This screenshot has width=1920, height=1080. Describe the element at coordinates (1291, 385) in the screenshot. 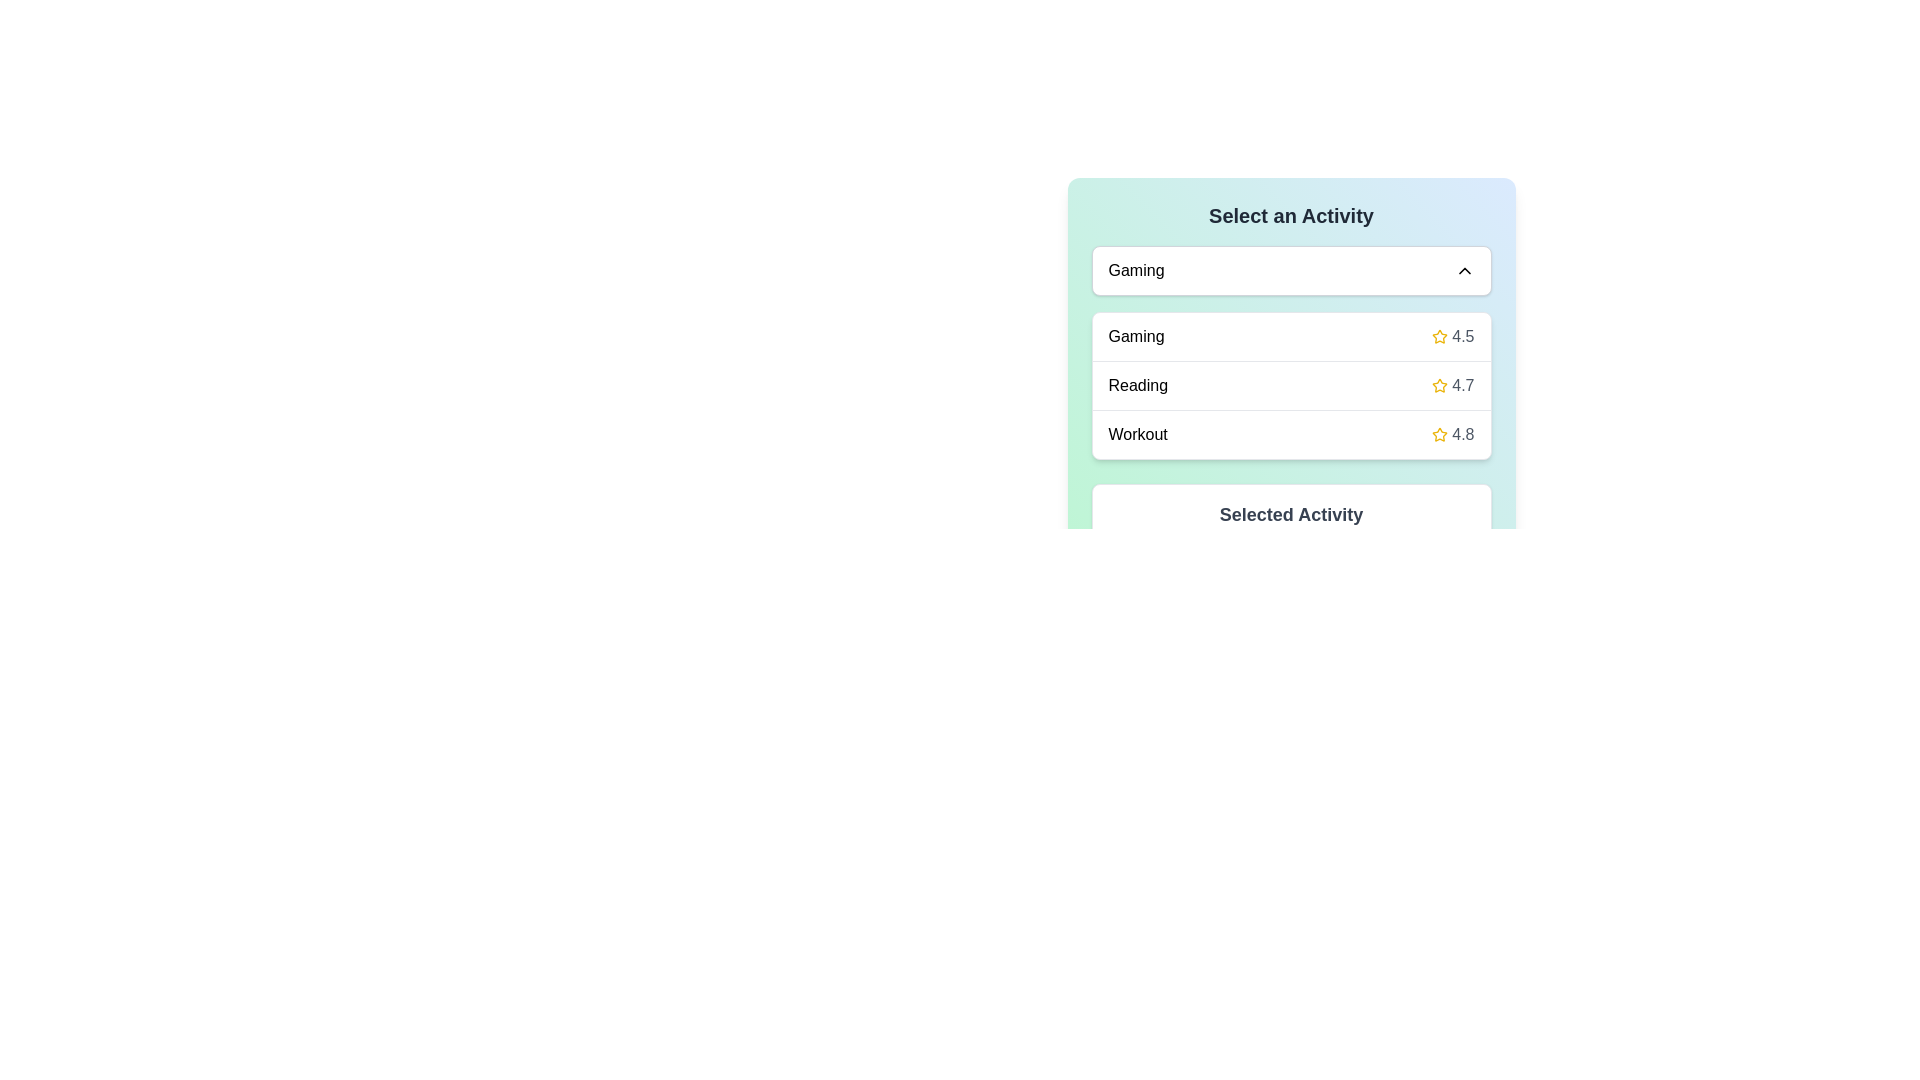

I see `the second item in the dropdown list labeled 'Reading'` at that location.